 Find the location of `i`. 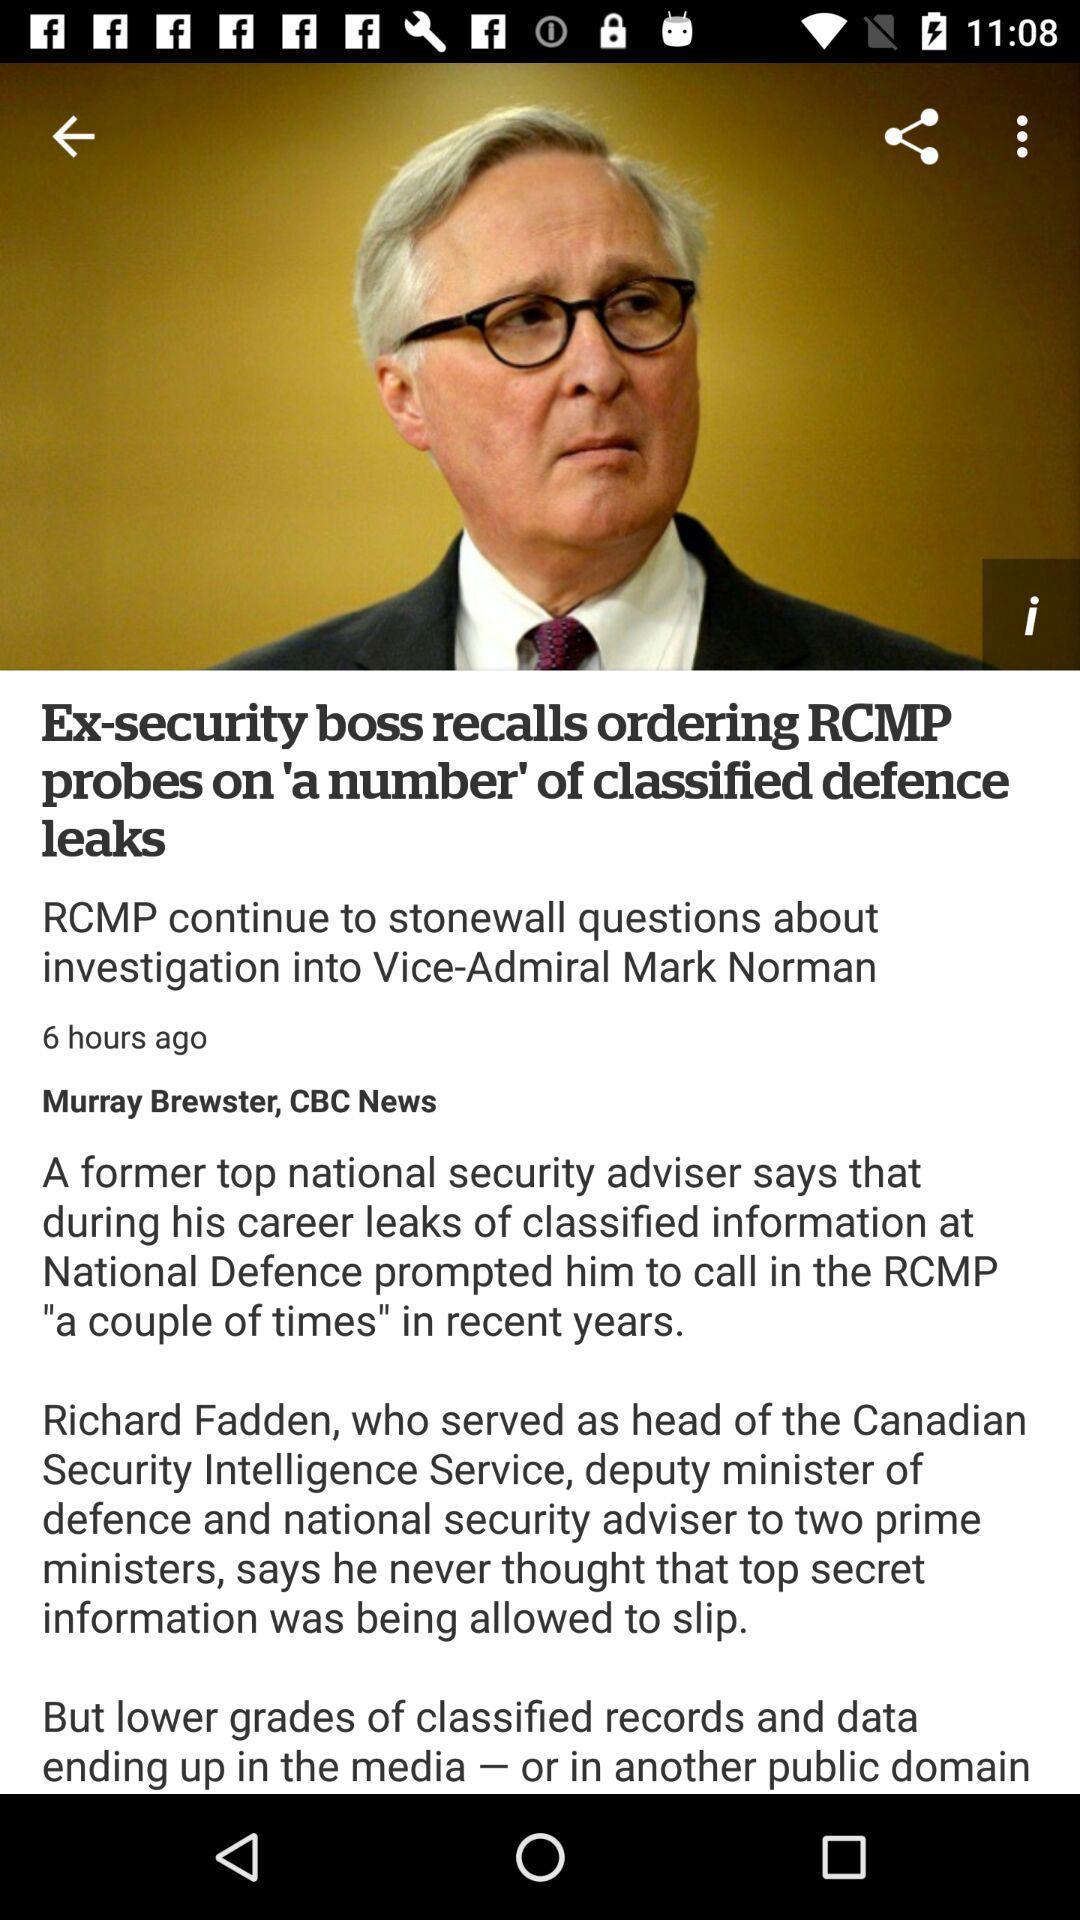

i is located at coordinates (1031, 613).